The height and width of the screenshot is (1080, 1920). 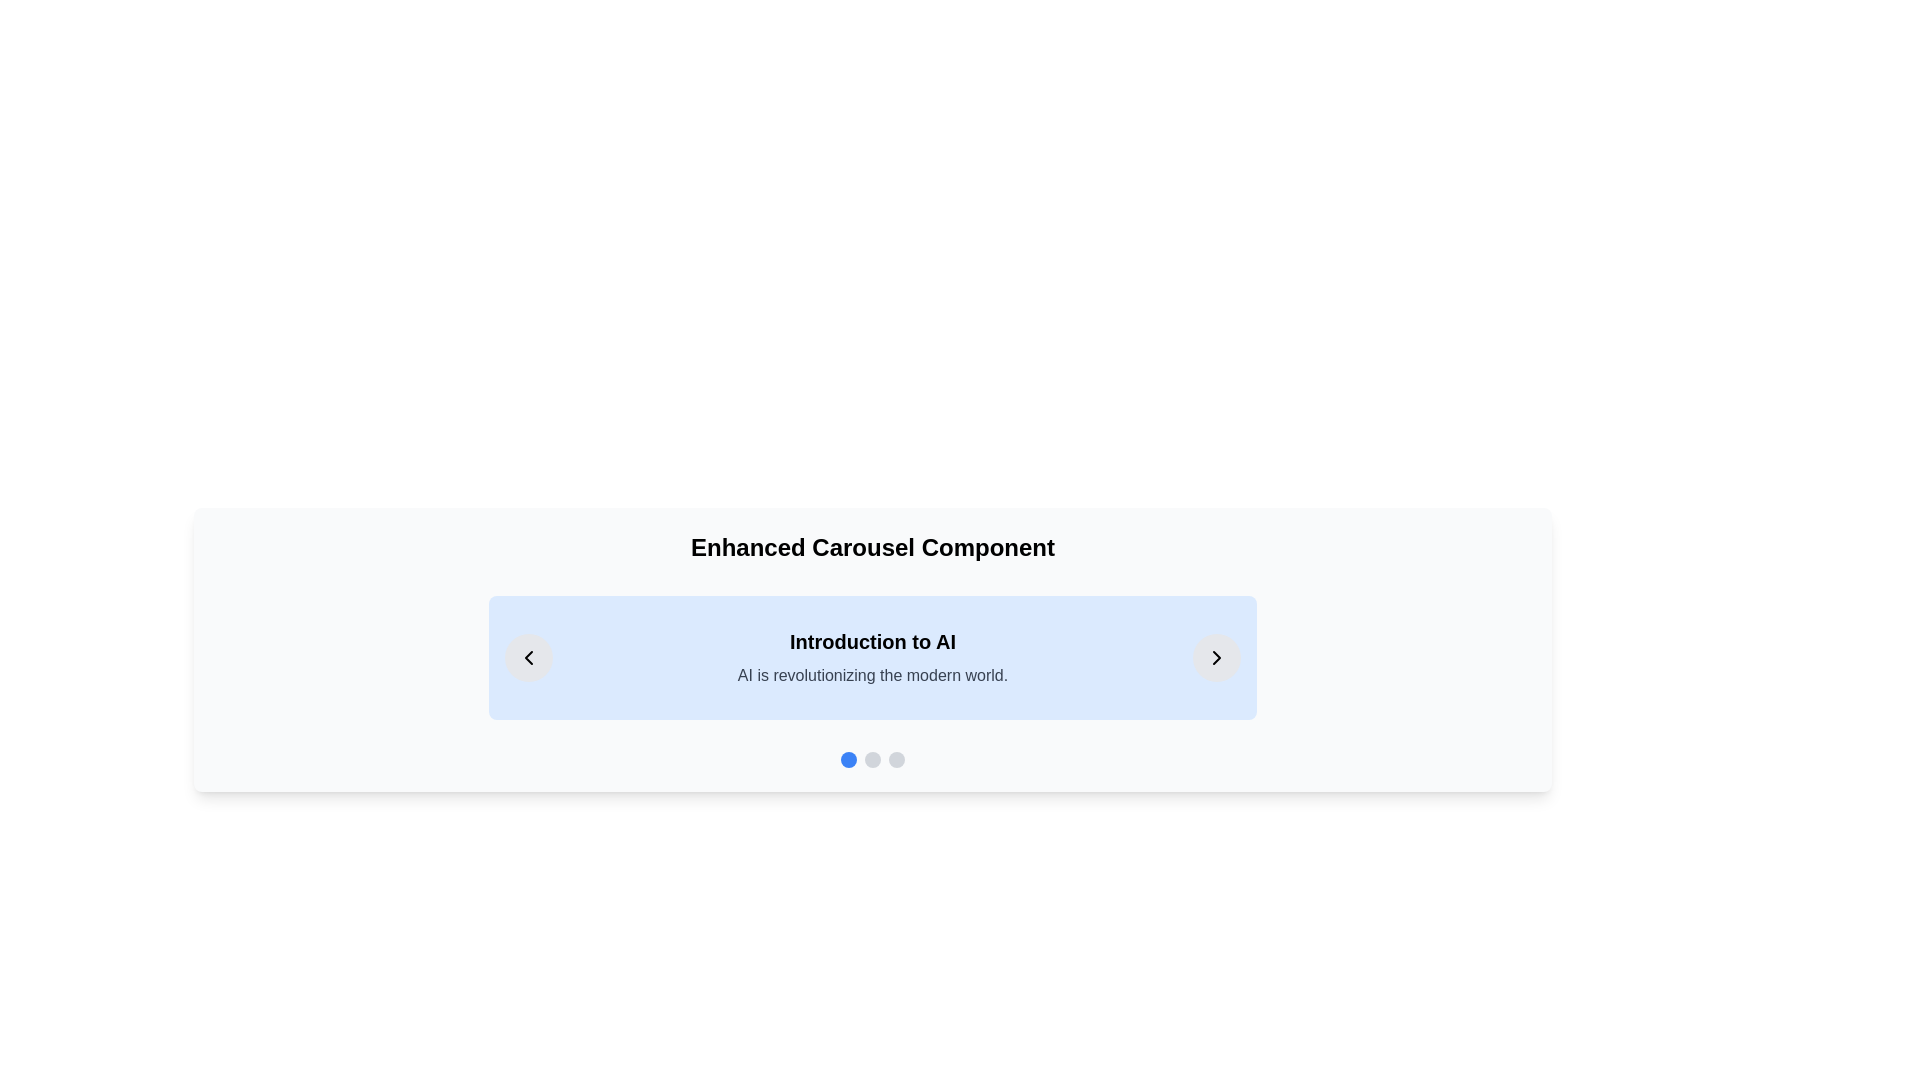 I want to click on the Text Label that serves as a header or title within the blue box, positioned above the descriptive text 'AI is revolutionizing the modern world.', so click(x=873, y=641).